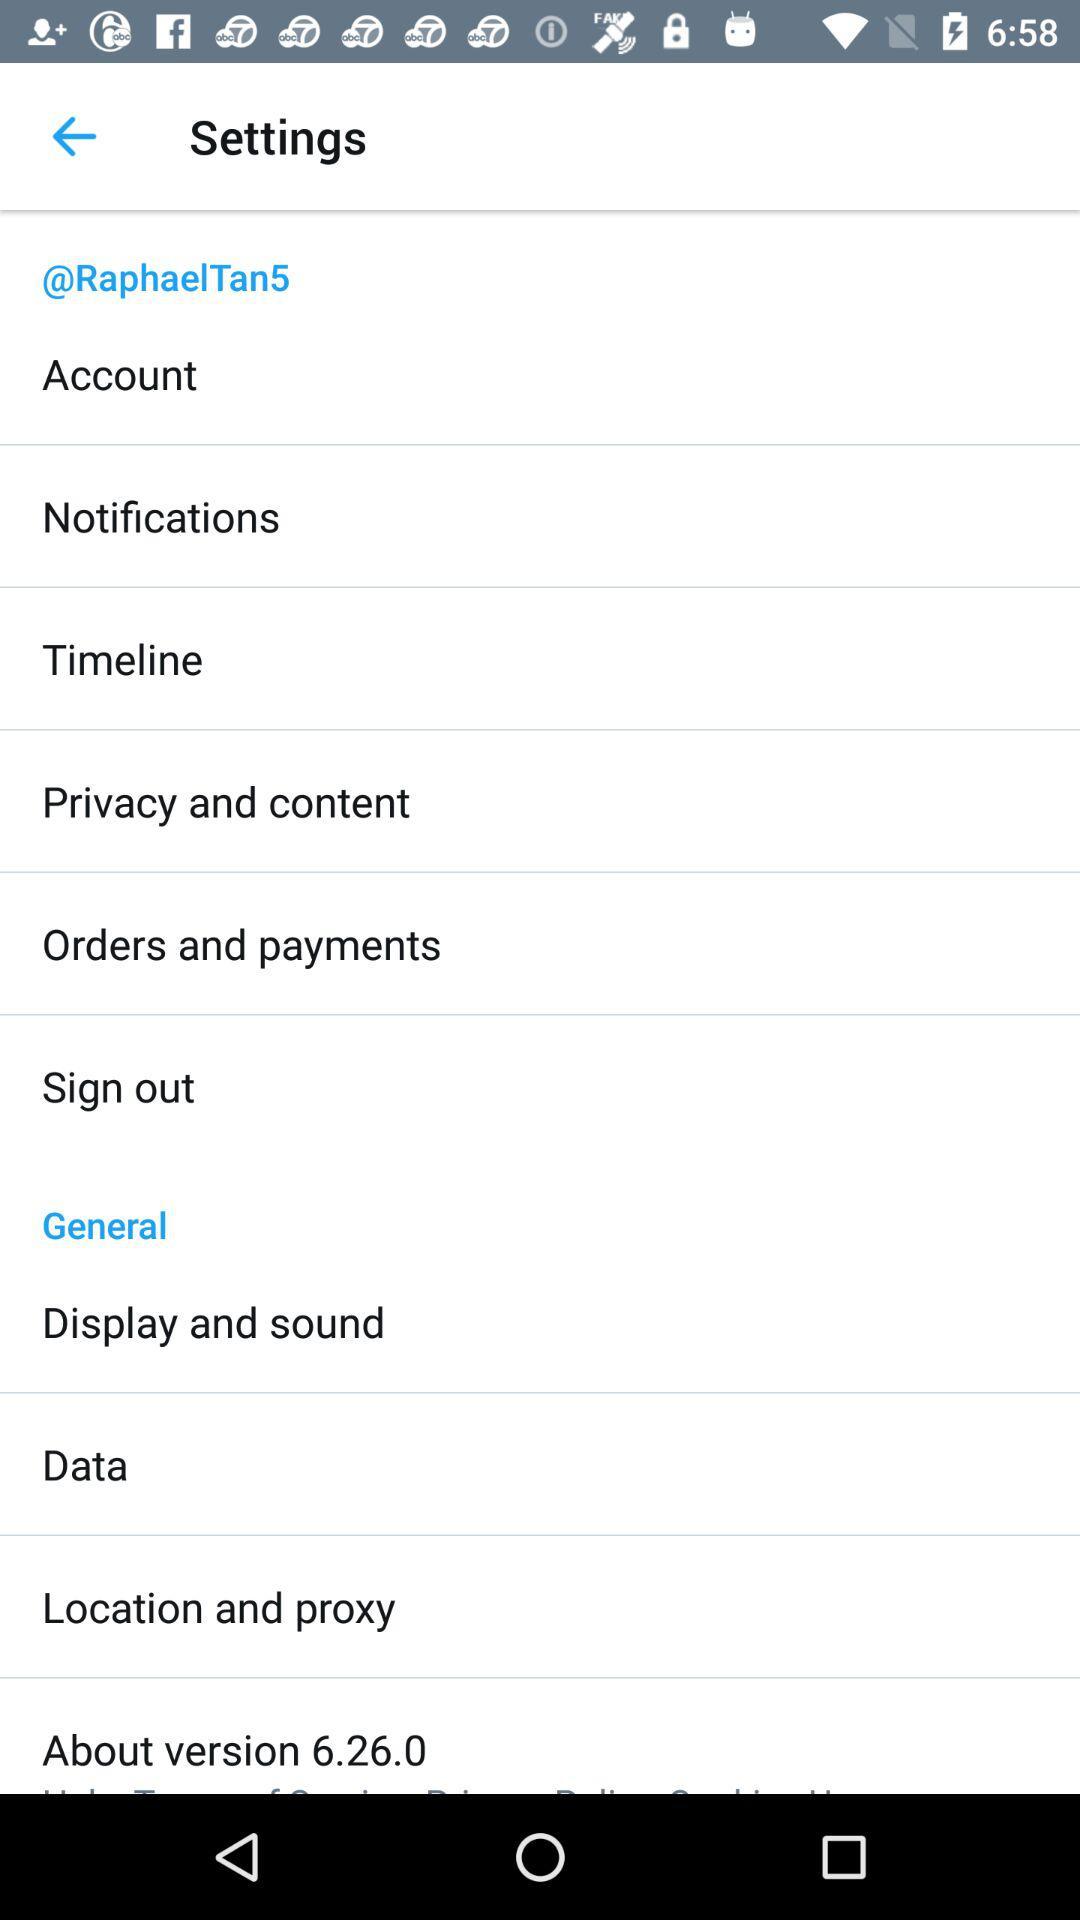 The height and width of the screenshot is (1920, 1080). I want to click on item above the display and sound, so click(540, 1202).